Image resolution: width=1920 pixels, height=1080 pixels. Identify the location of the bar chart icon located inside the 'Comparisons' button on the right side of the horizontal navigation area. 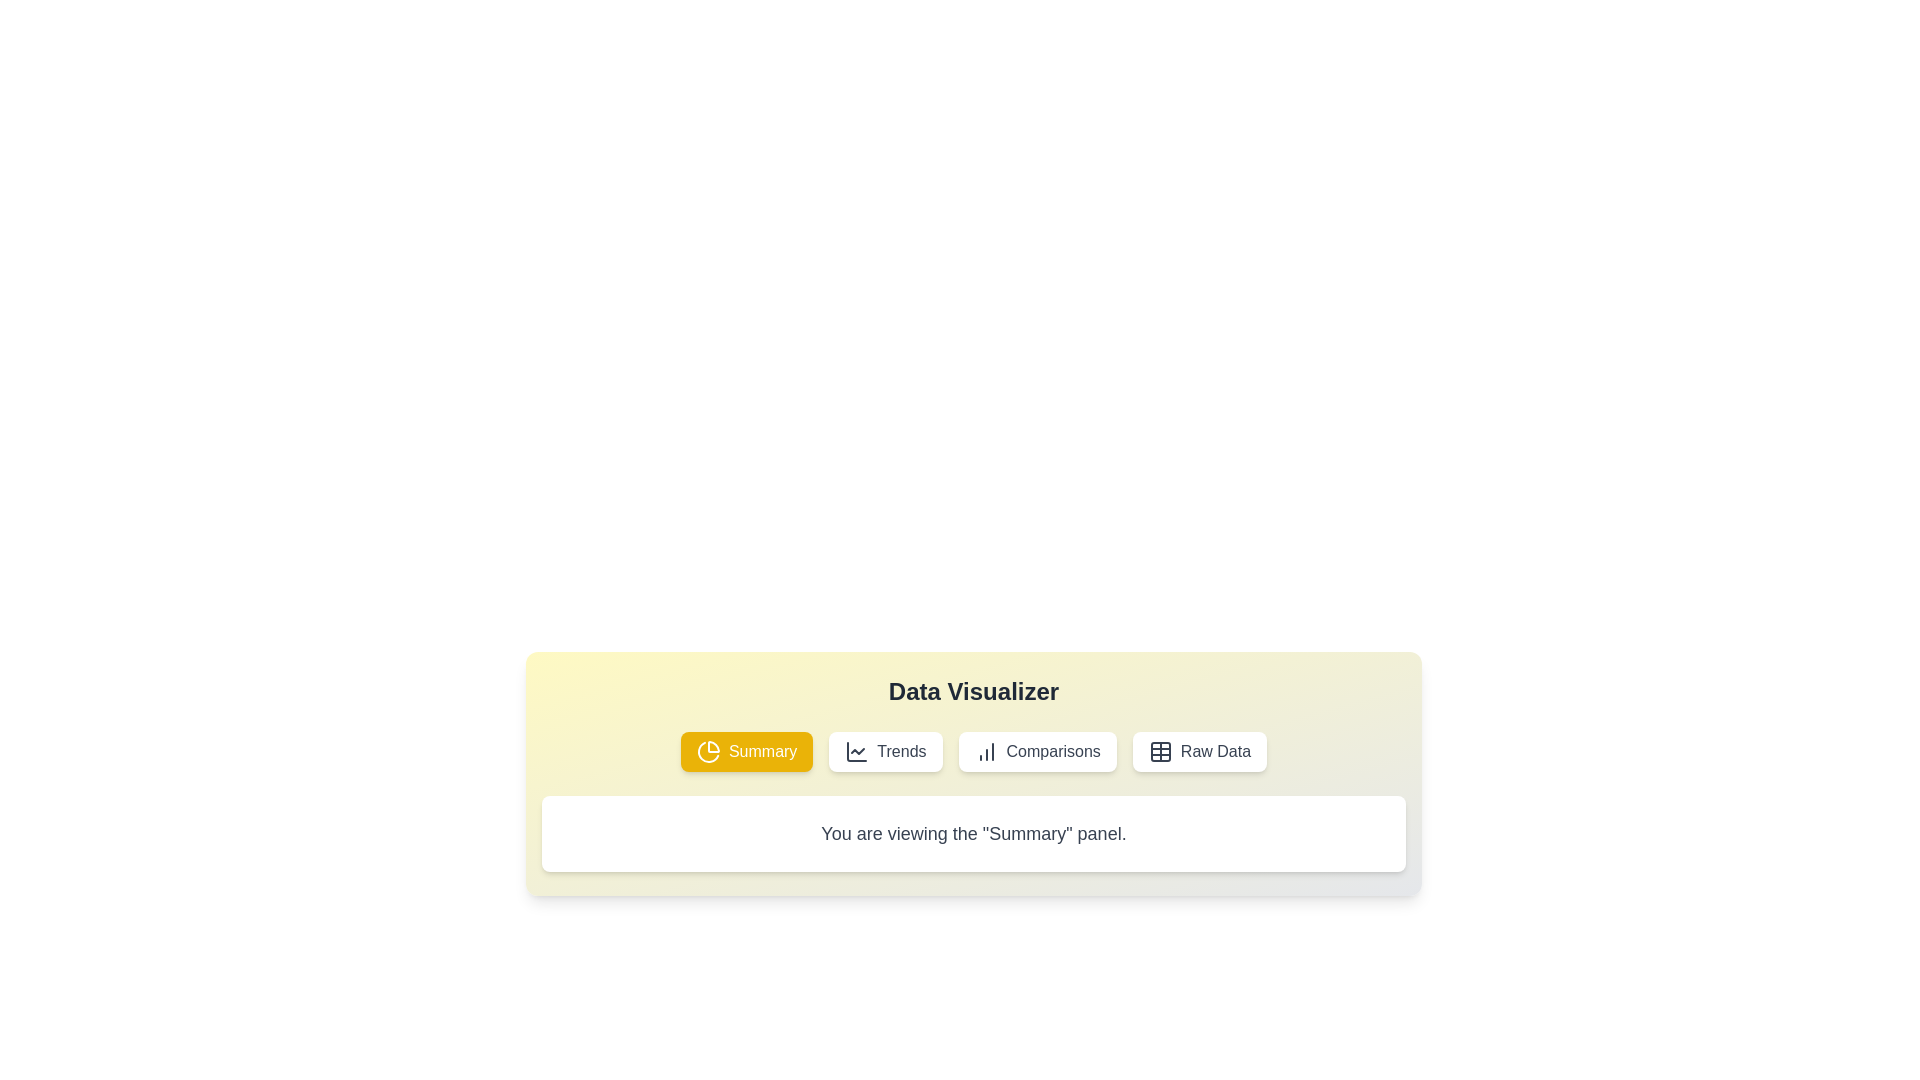
(986, 752).